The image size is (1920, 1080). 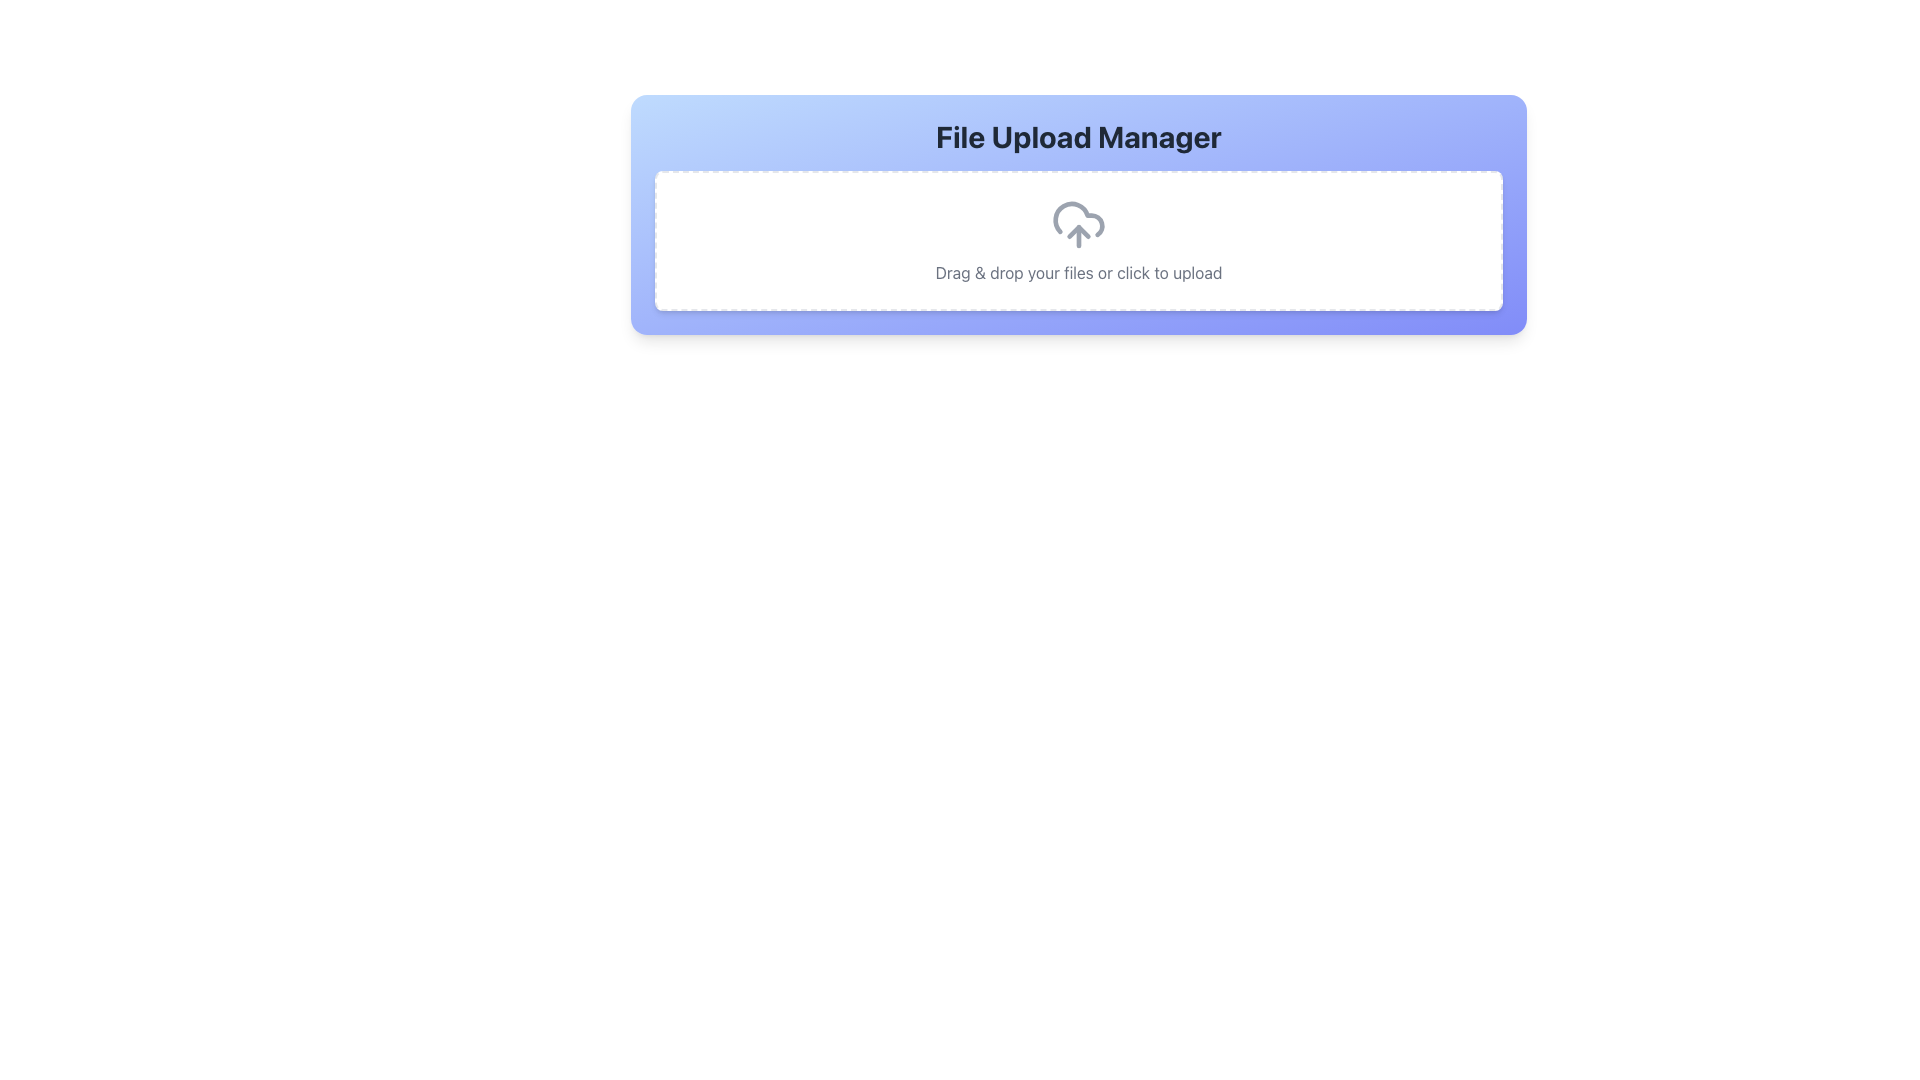 I want to click on instructional text label that guides users to drag and drop files or click to upload, located centrally beneath the upload icon, so click(x=1078, y=273).